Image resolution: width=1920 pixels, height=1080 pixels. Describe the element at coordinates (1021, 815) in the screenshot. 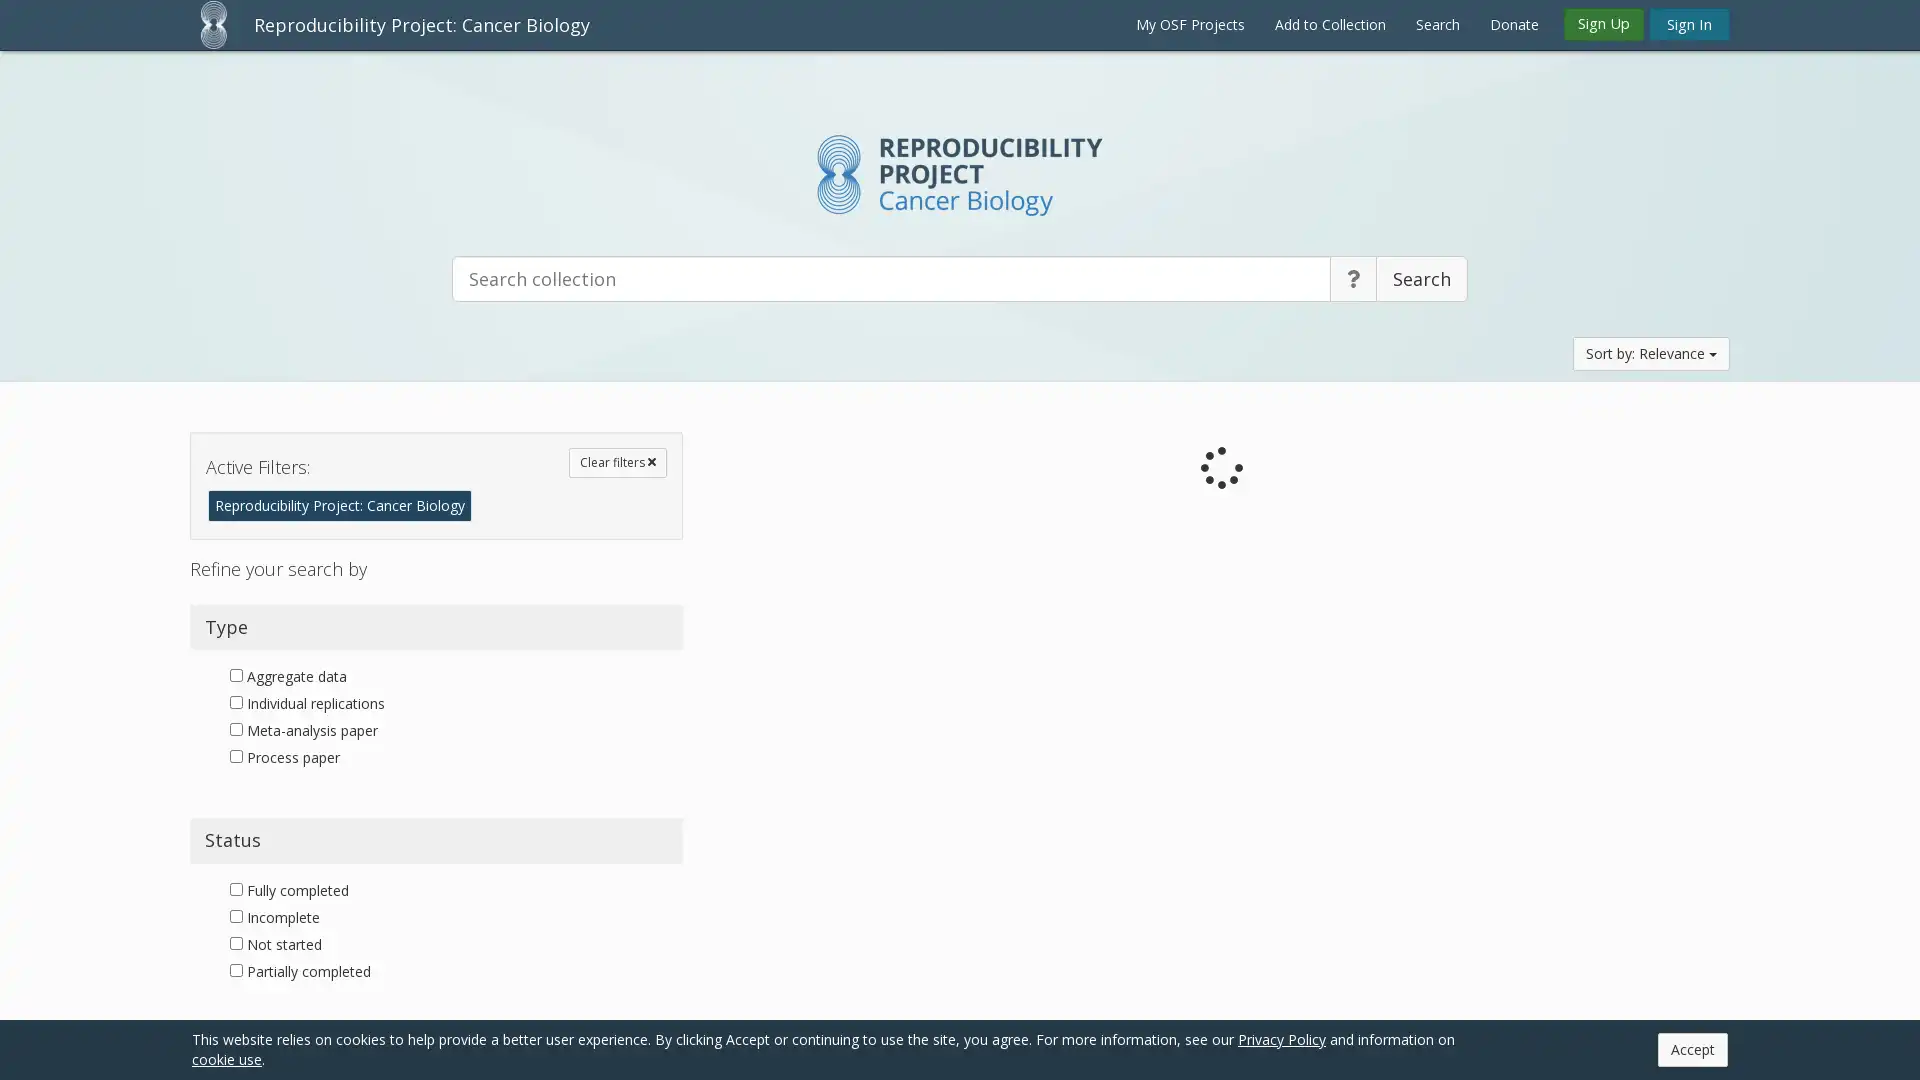

I see `| Status: Fully completed` at that location.